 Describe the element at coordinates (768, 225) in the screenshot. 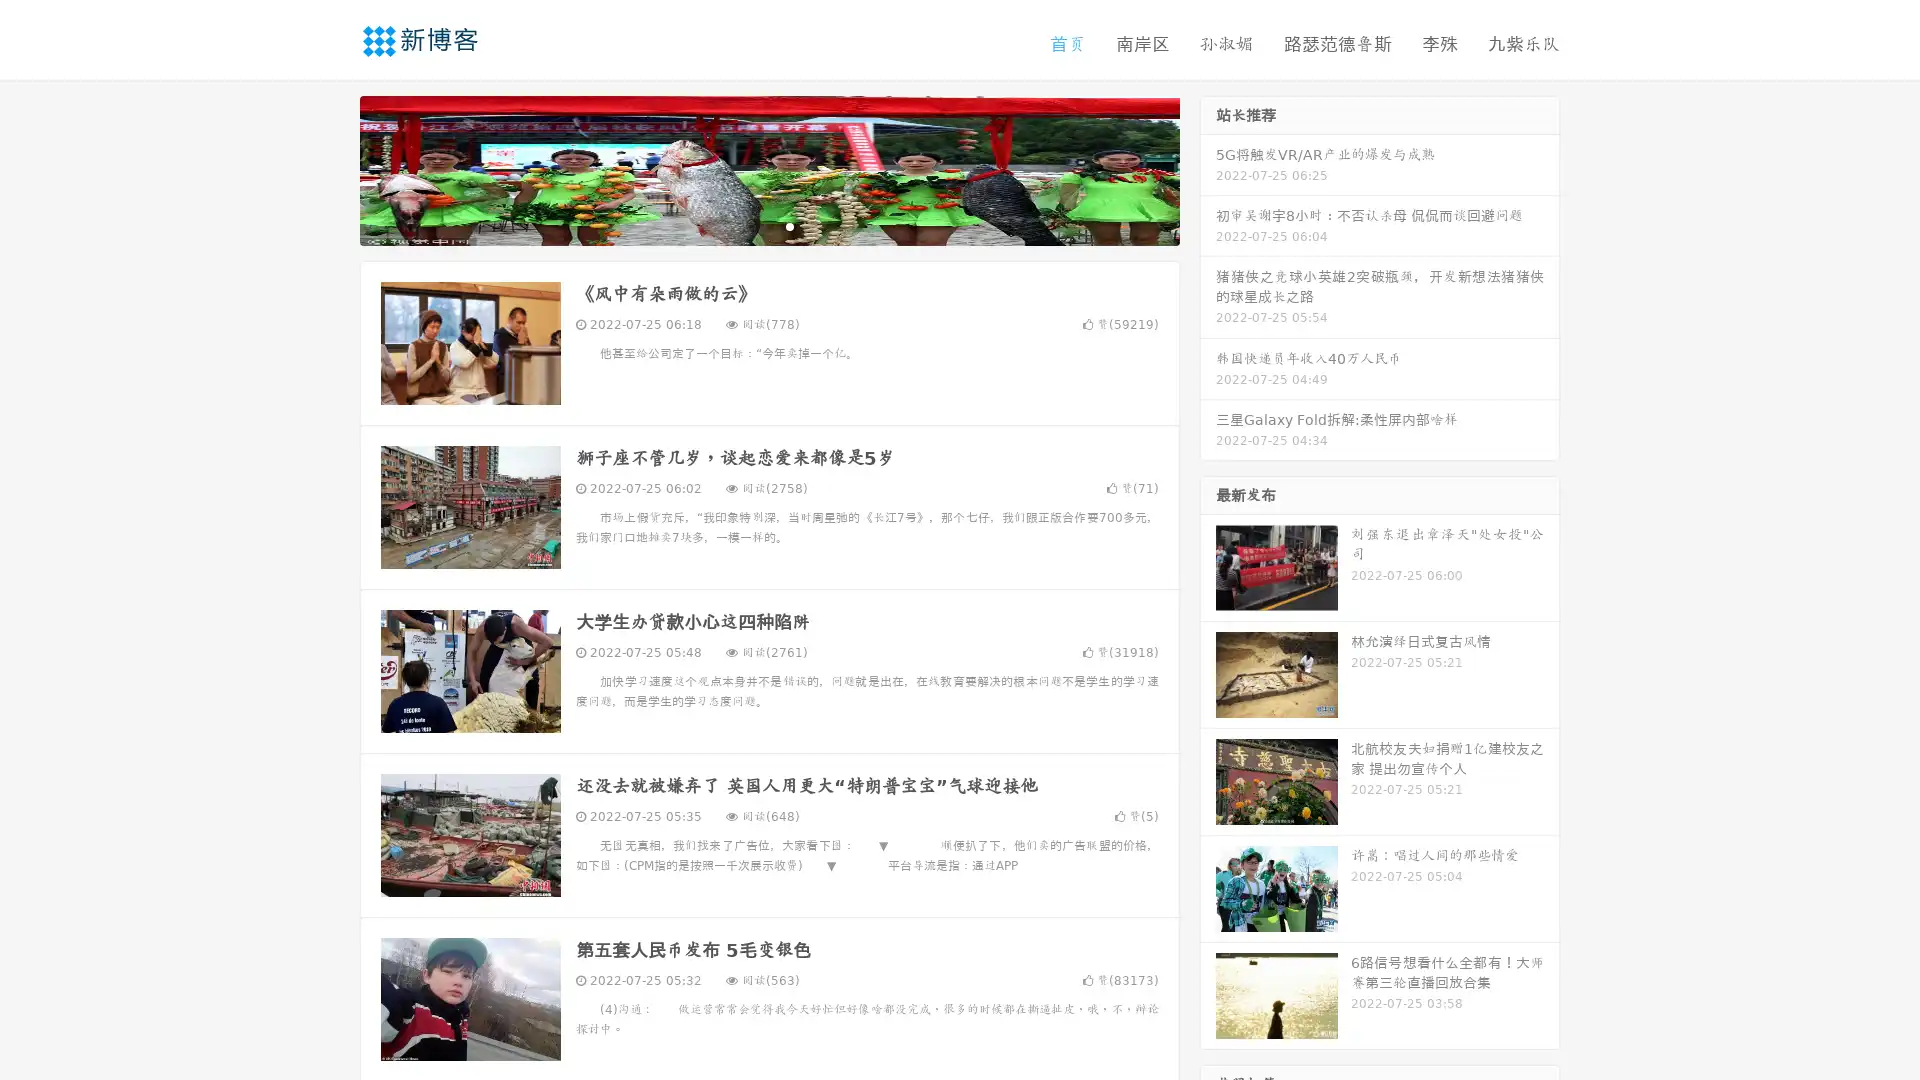

I see `Go to slide 2` at that location.